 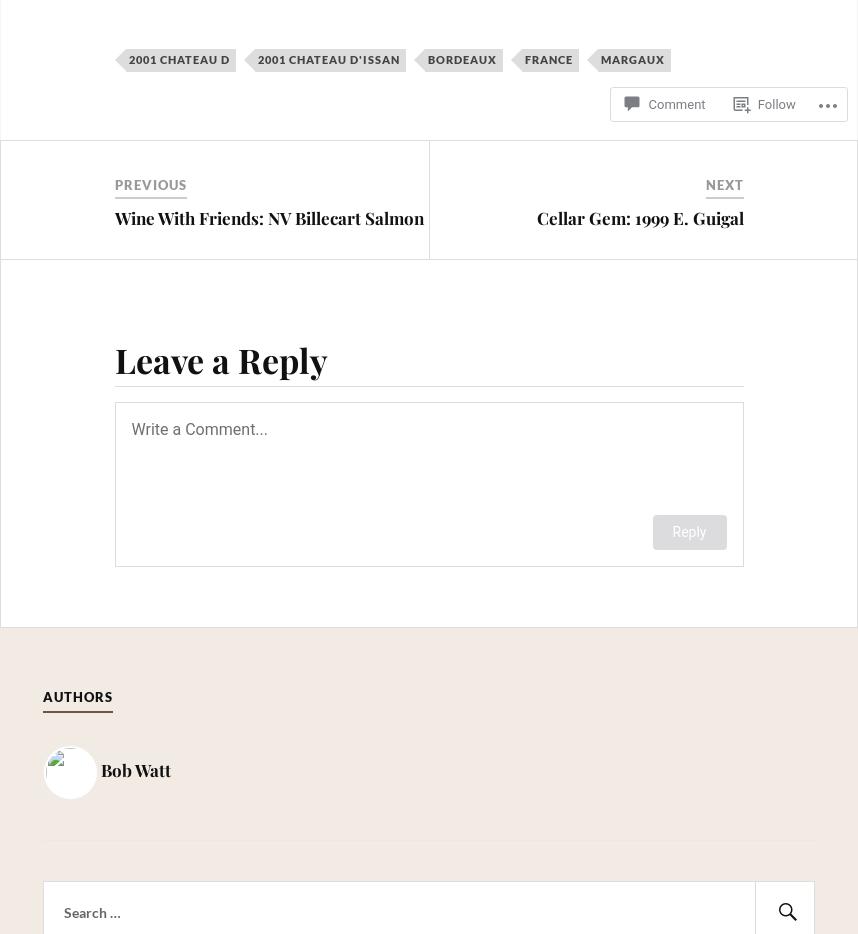 What do you see at coordinates (775, 103) in the screenshot?
I see `'Follow'` at bounding box center [775, 103].